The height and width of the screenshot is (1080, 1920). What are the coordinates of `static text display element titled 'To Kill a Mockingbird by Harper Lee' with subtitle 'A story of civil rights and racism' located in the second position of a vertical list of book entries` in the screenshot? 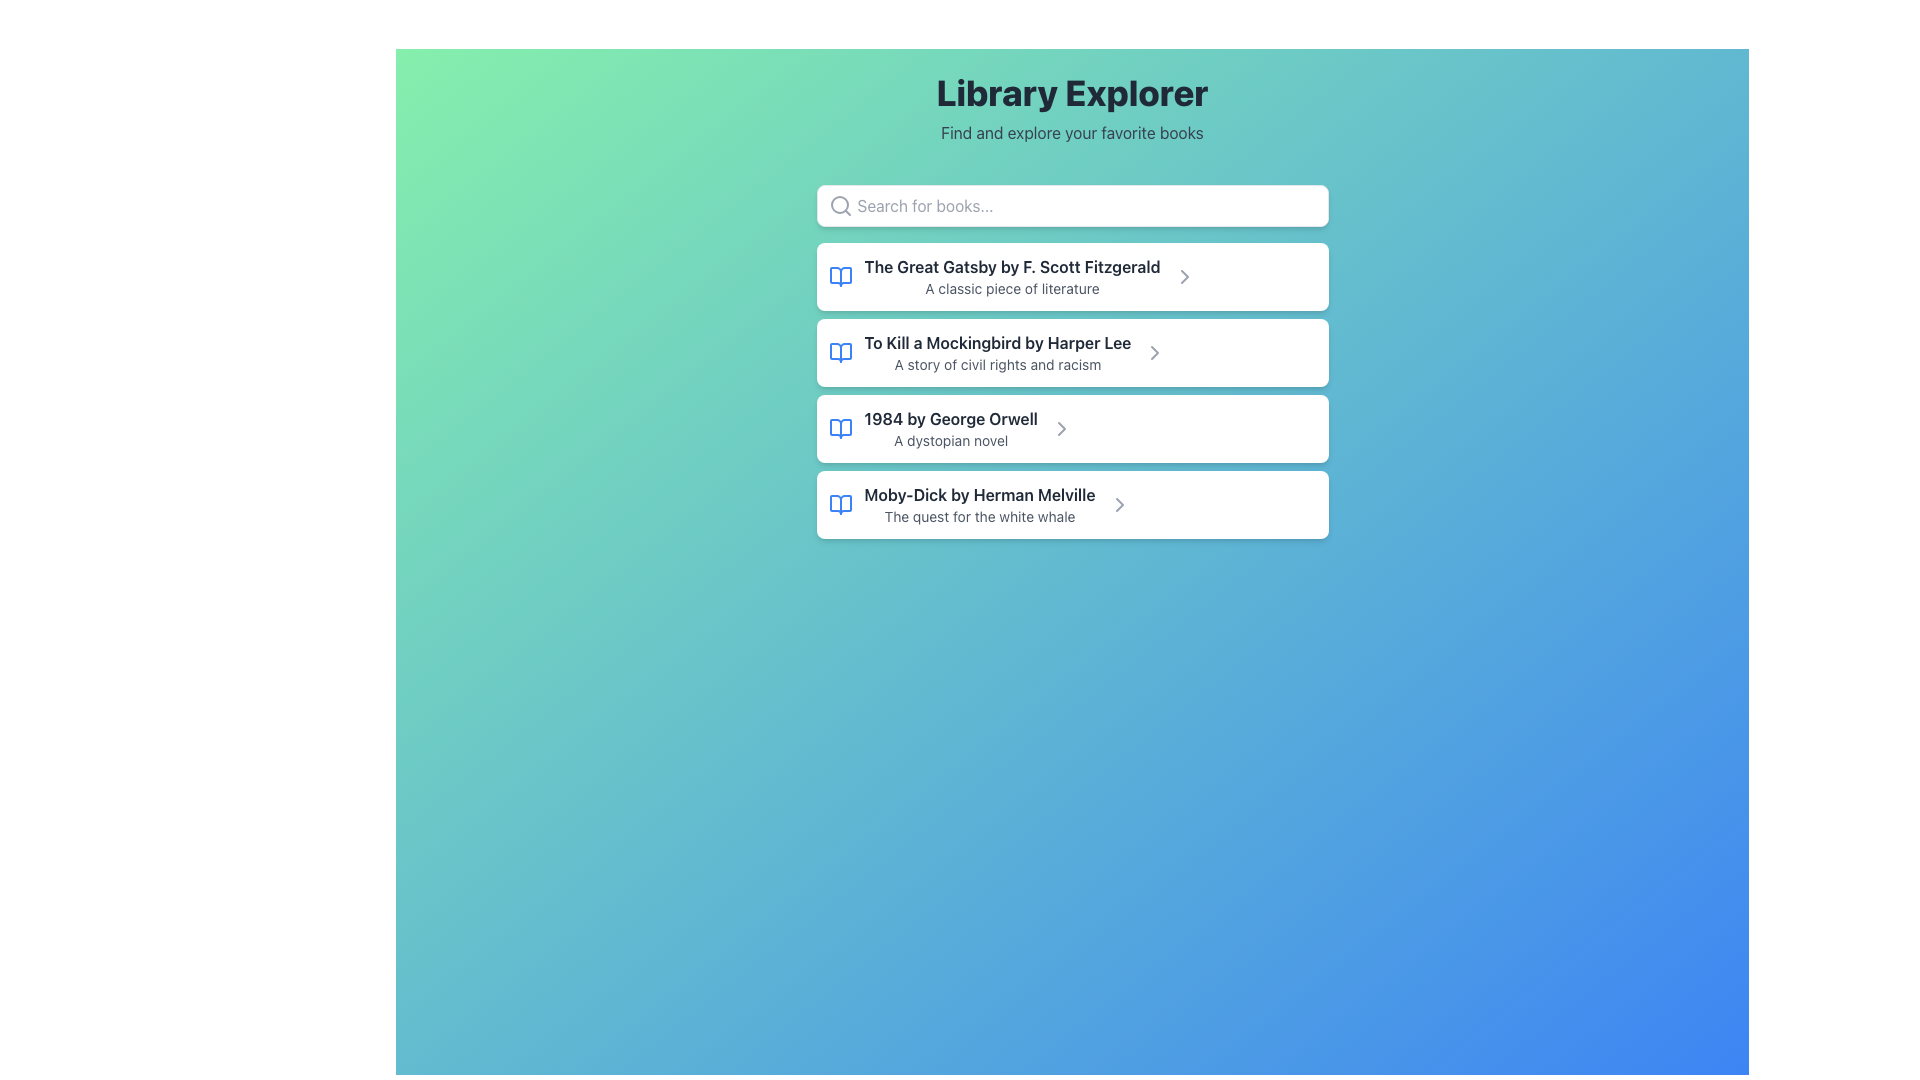 It's located at (997, 352).